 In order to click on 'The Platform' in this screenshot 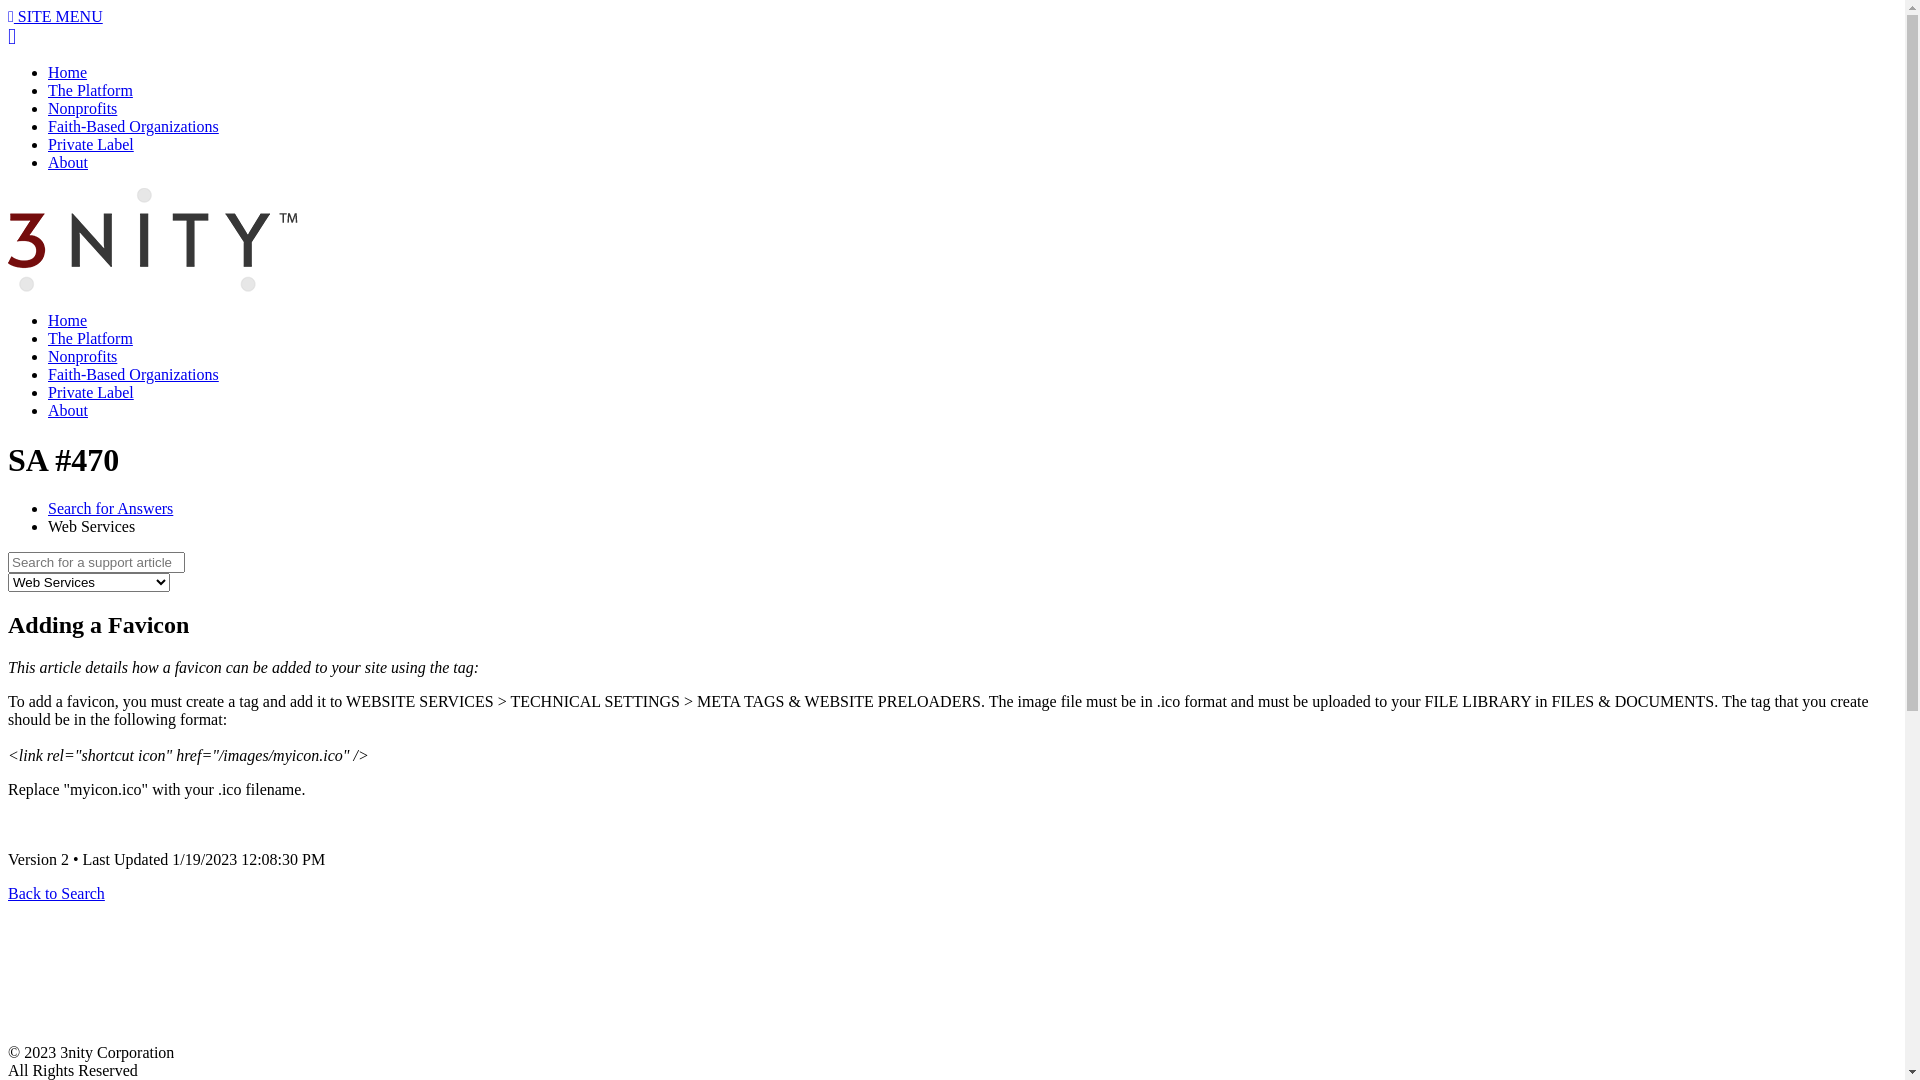, I will do `click(89, 337)`.